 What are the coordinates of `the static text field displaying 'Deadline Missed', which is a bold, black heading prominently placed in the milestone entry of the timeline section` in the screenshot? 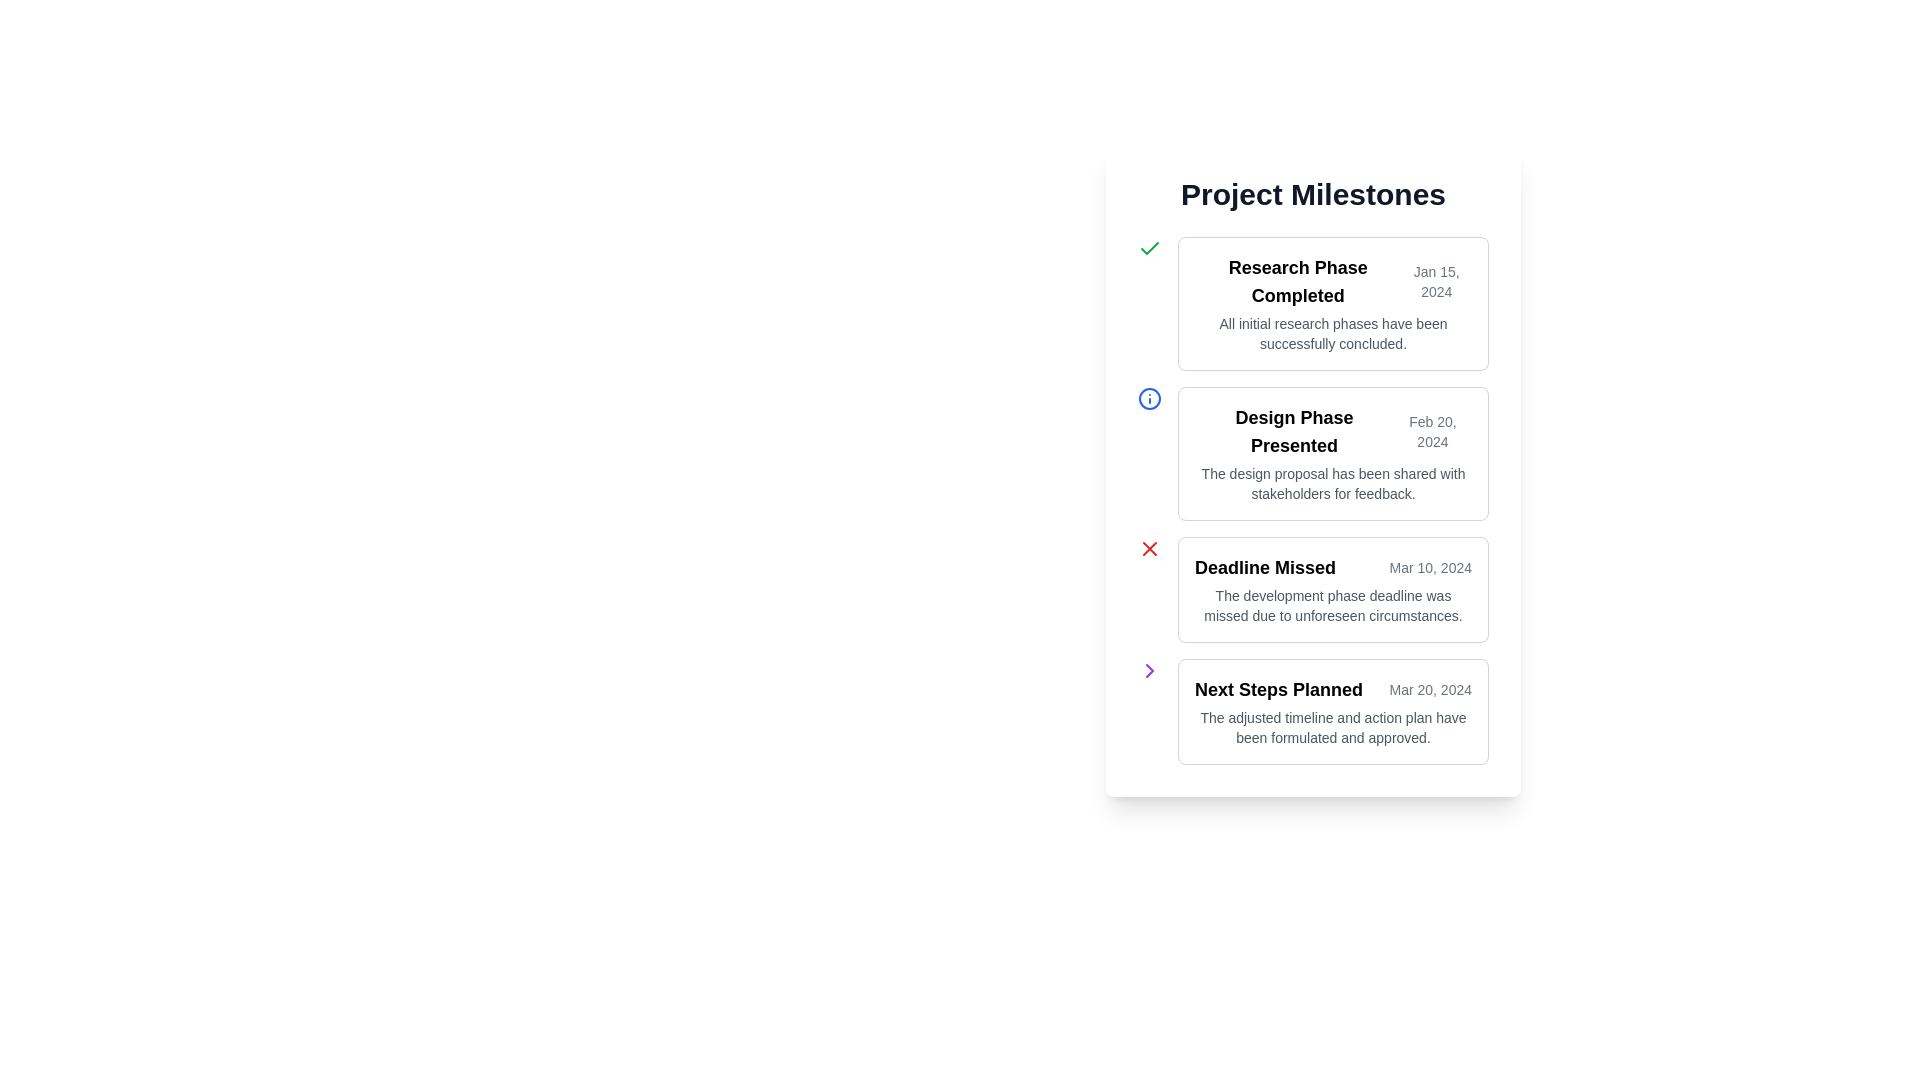 It's located at (1264, 567).